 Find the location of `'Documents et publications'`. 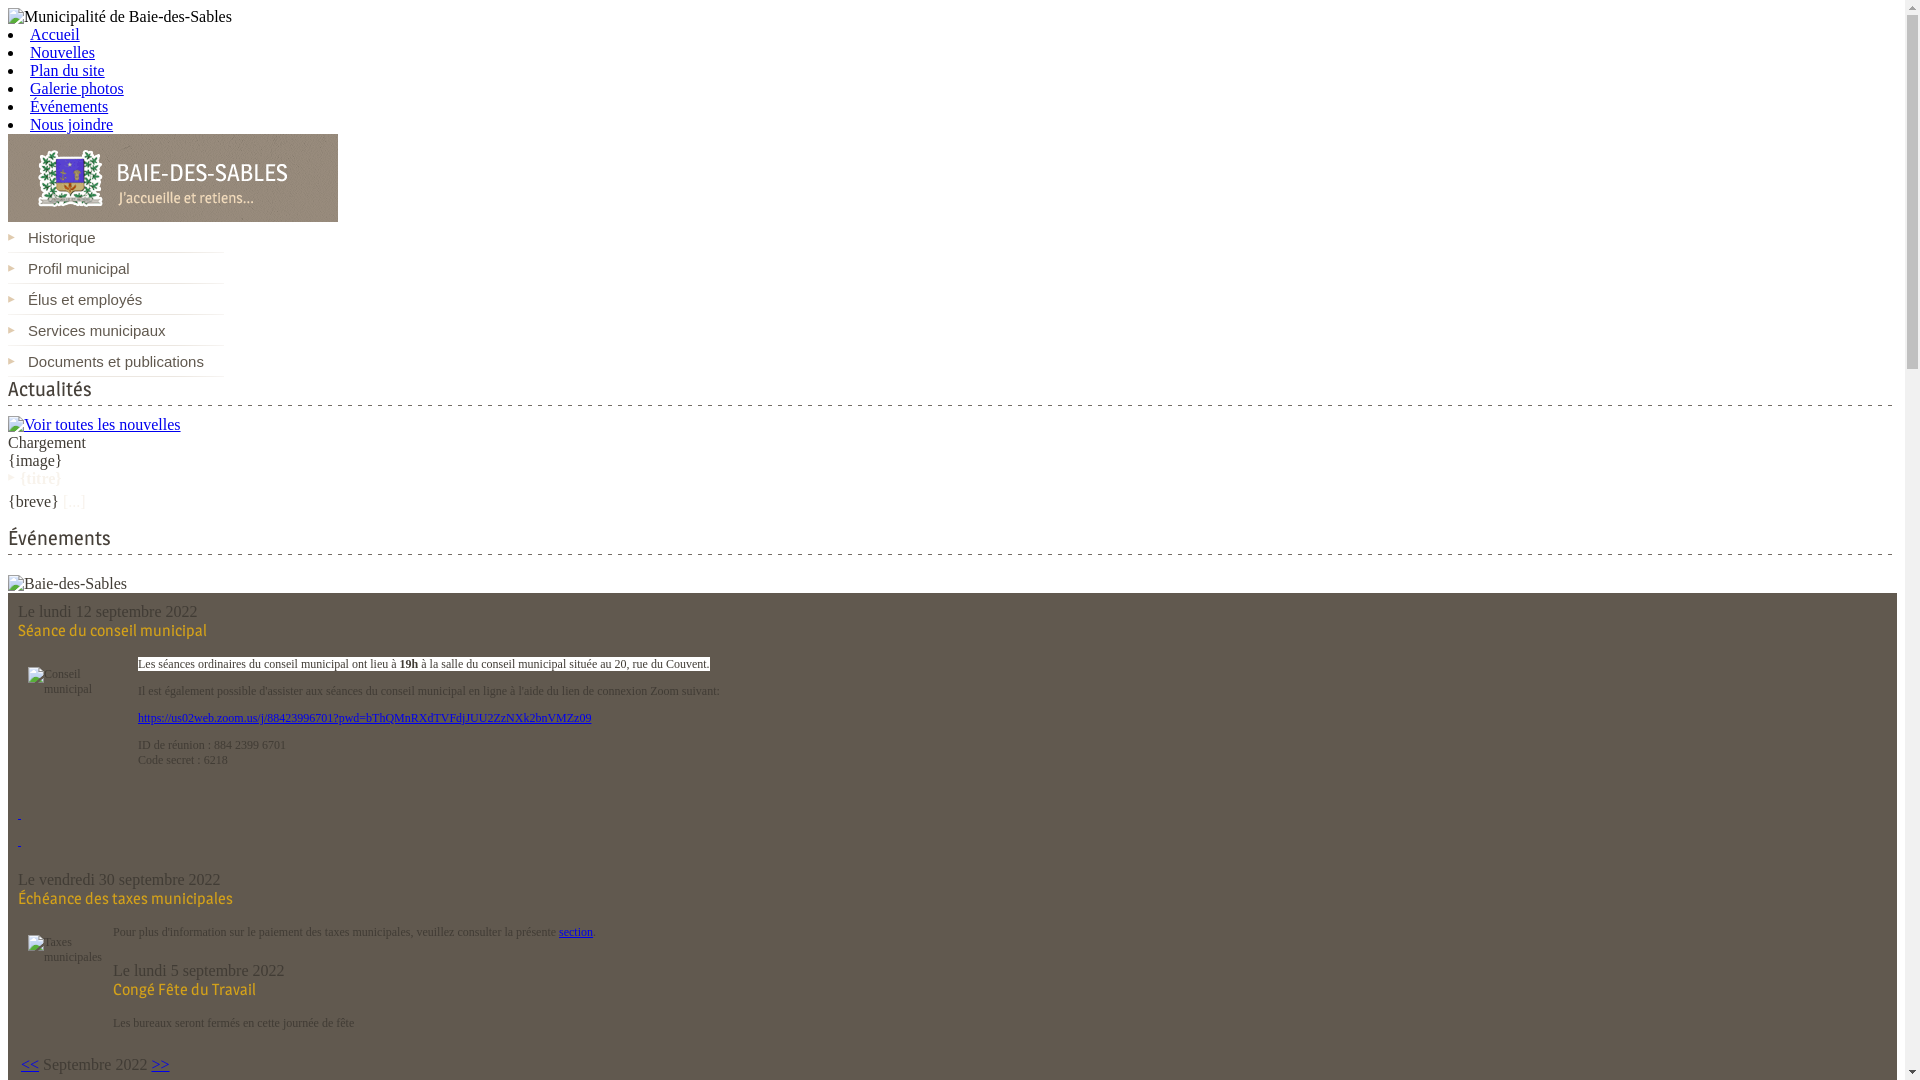

'Documents et publications' is located at coordinates (8, 361).